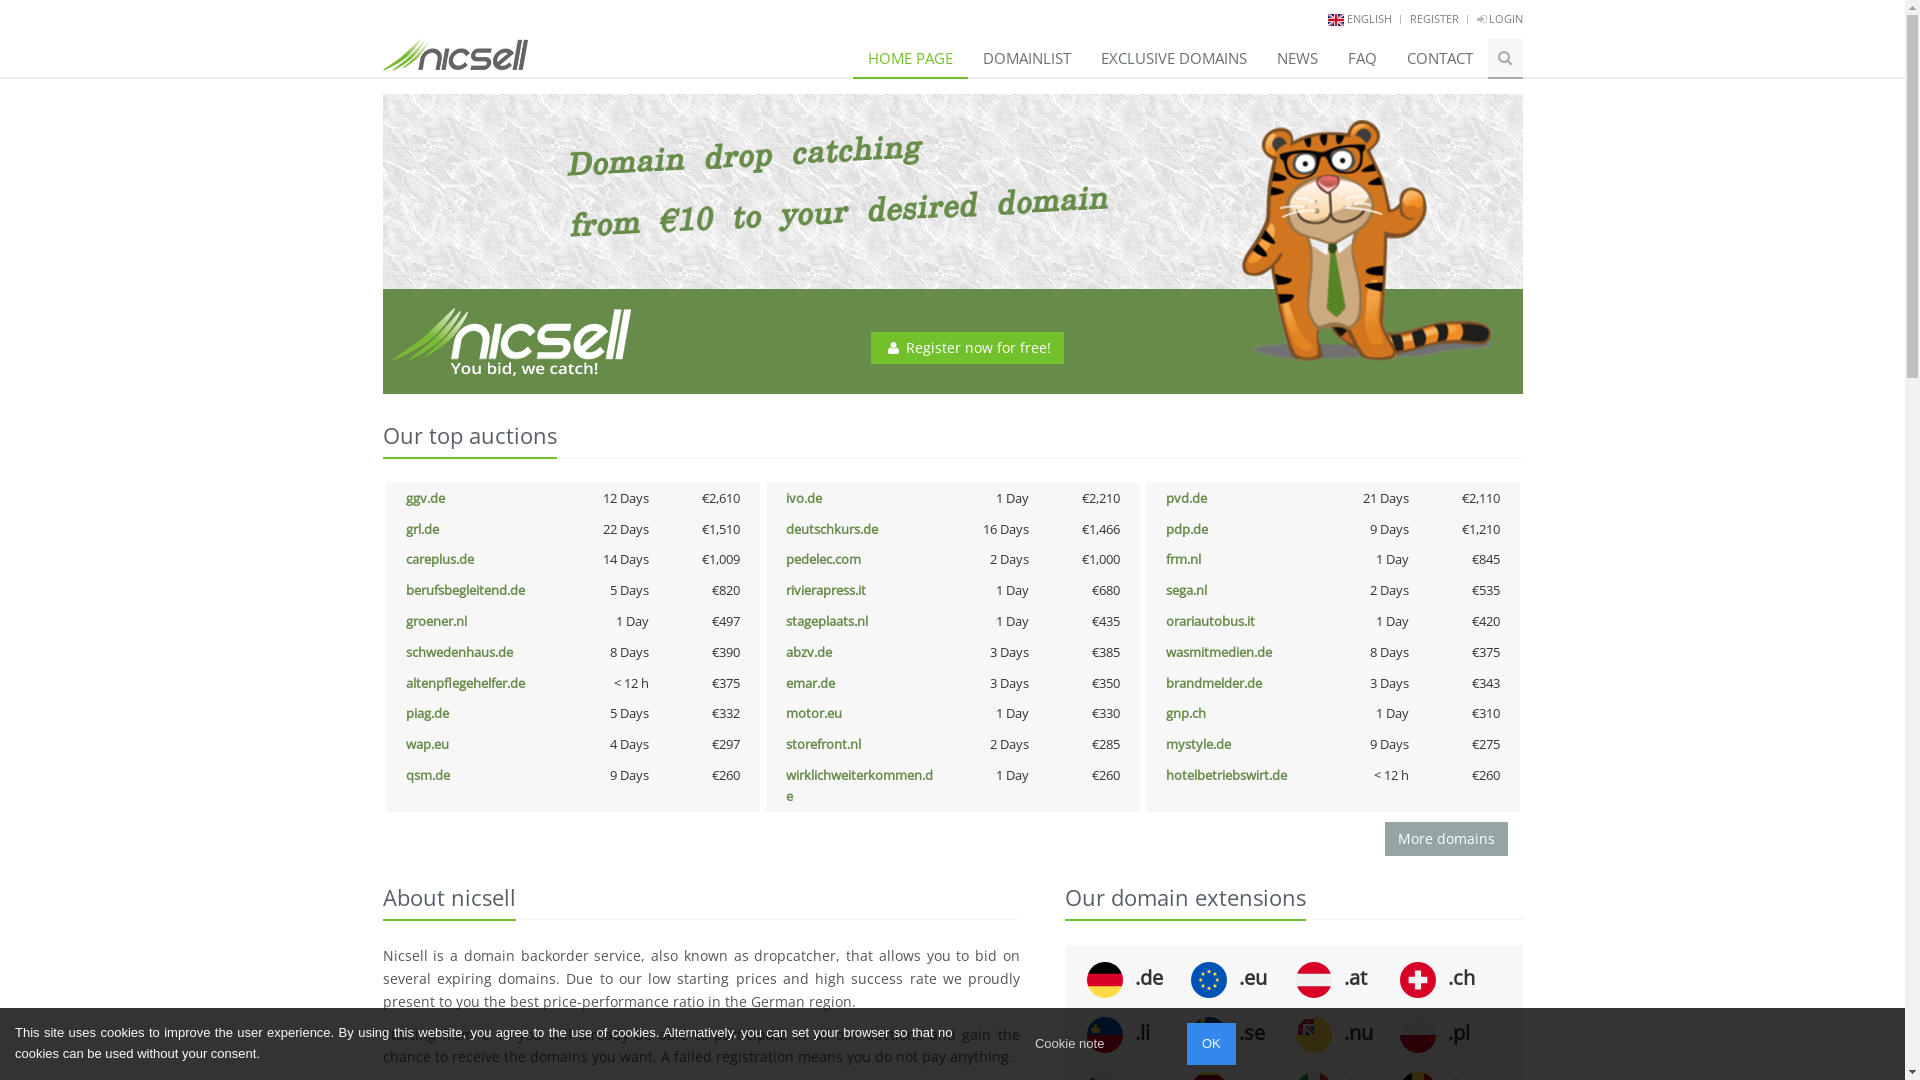 The width and height of the screenshot is (1920, 1080). Describe the element at coordinates (1360, 57) in the screenshot. I see `'FAQ'` at that location.